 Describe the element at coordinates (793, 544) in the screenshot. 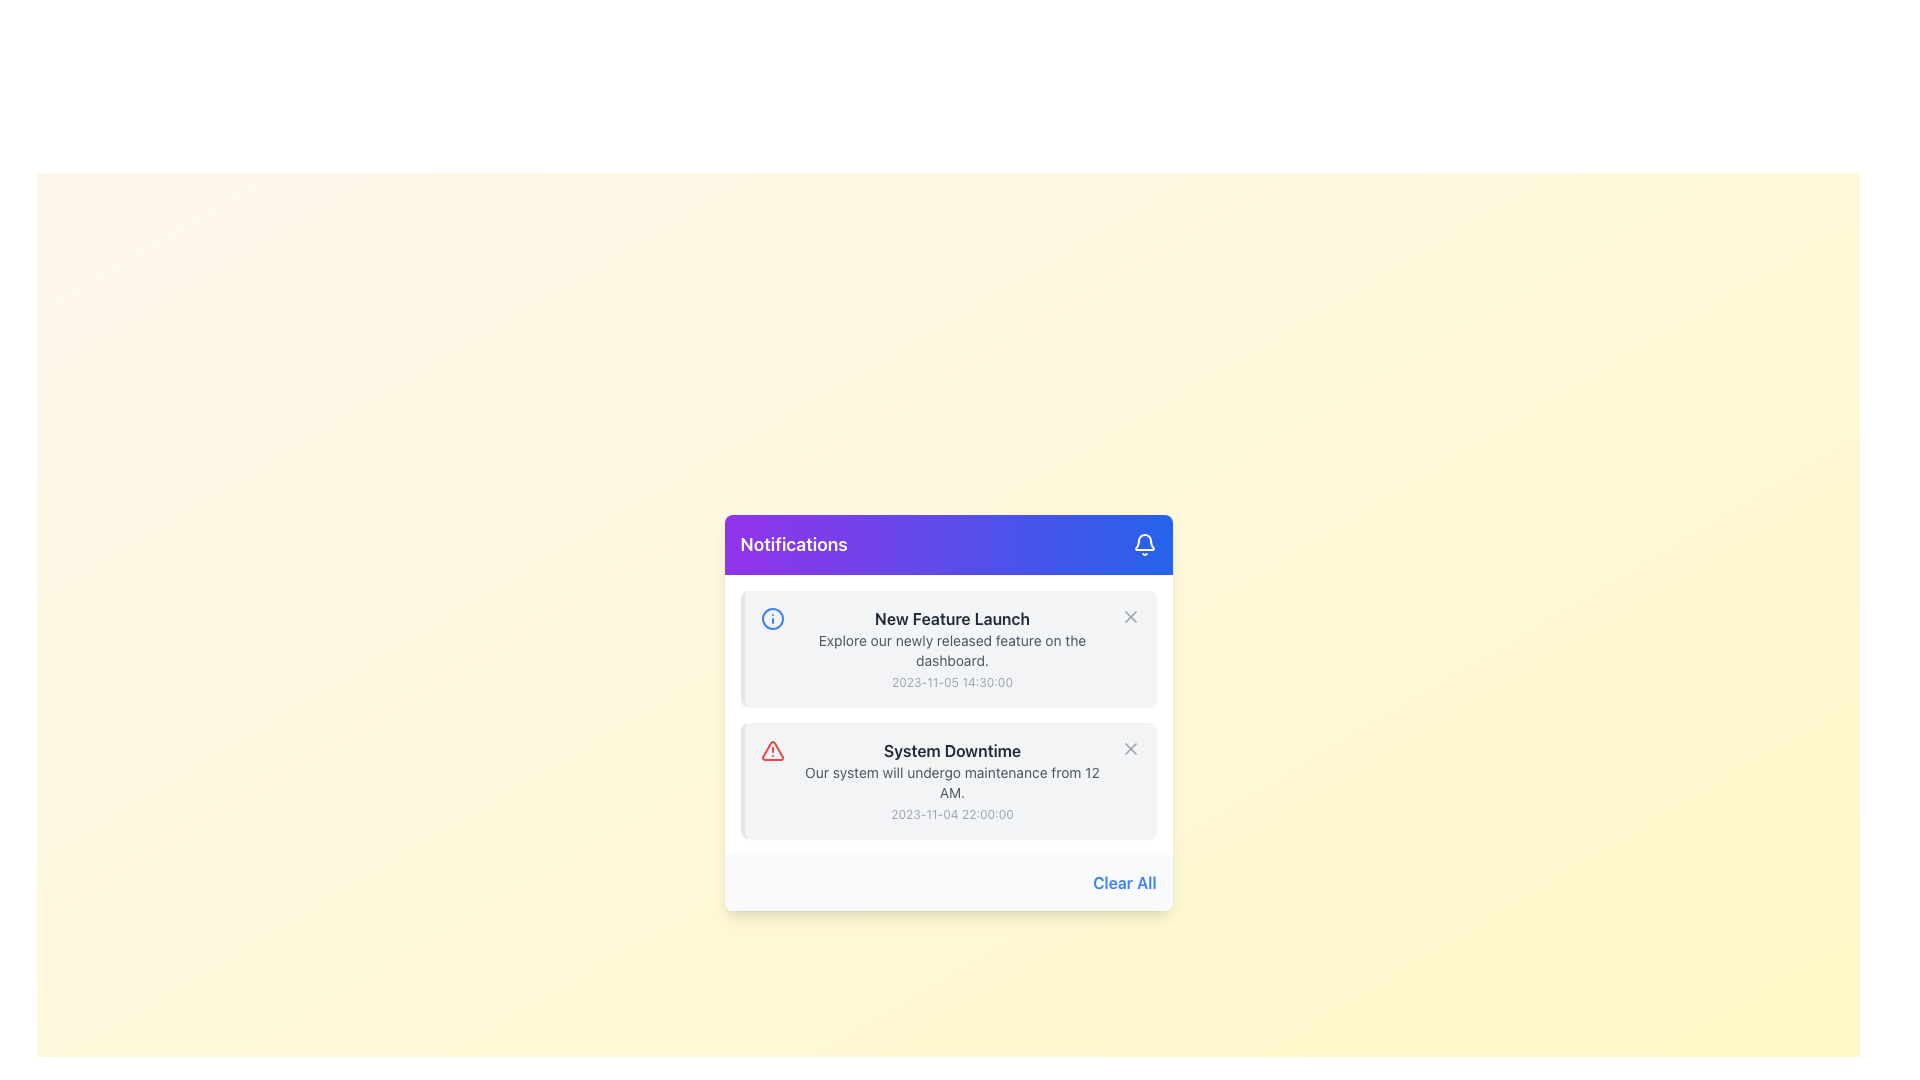

I see `the static text label that serves as the title for the notification section, located at the upper-left corner of the notification card's top bar` at that location.